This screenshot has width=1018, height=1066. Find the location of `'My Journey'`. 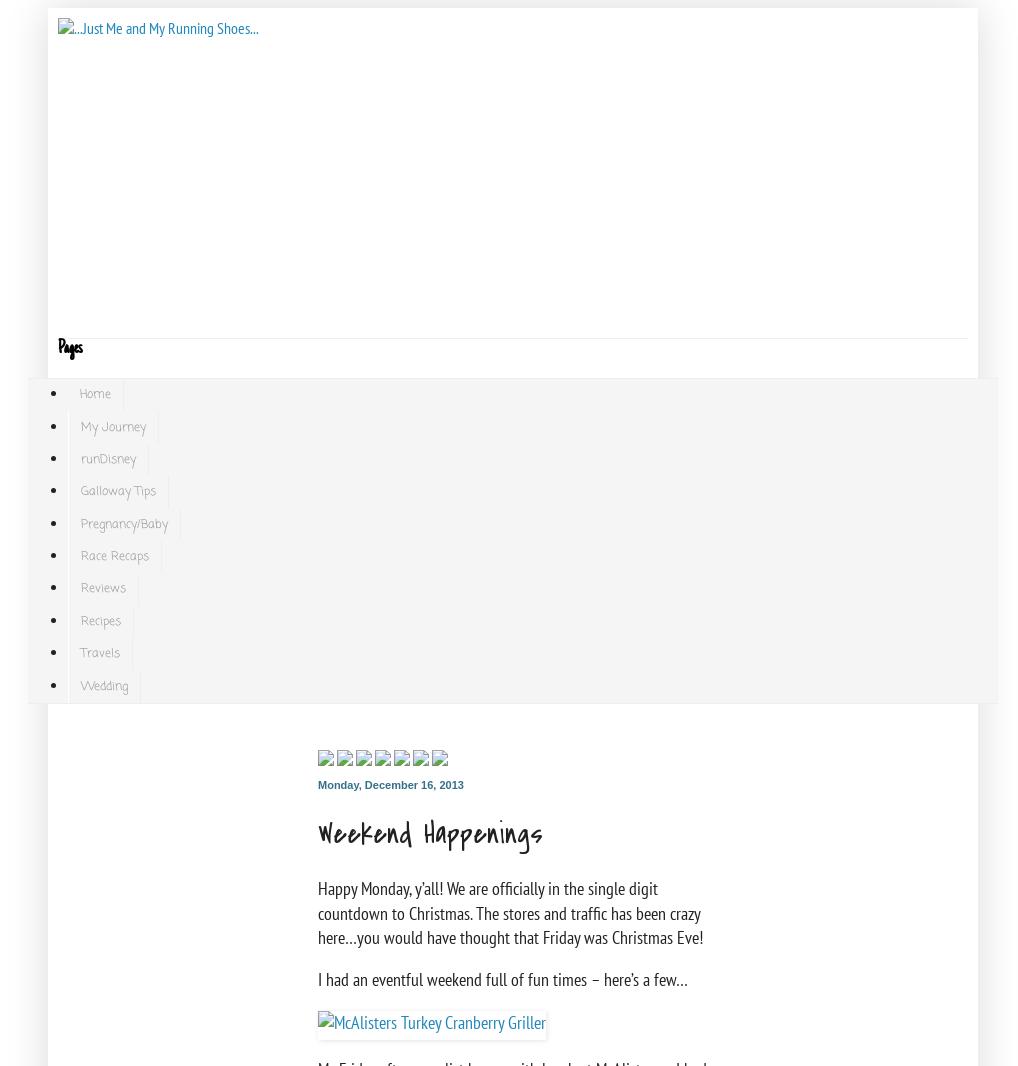

'My Journey' is located at coordinates (81, 427).